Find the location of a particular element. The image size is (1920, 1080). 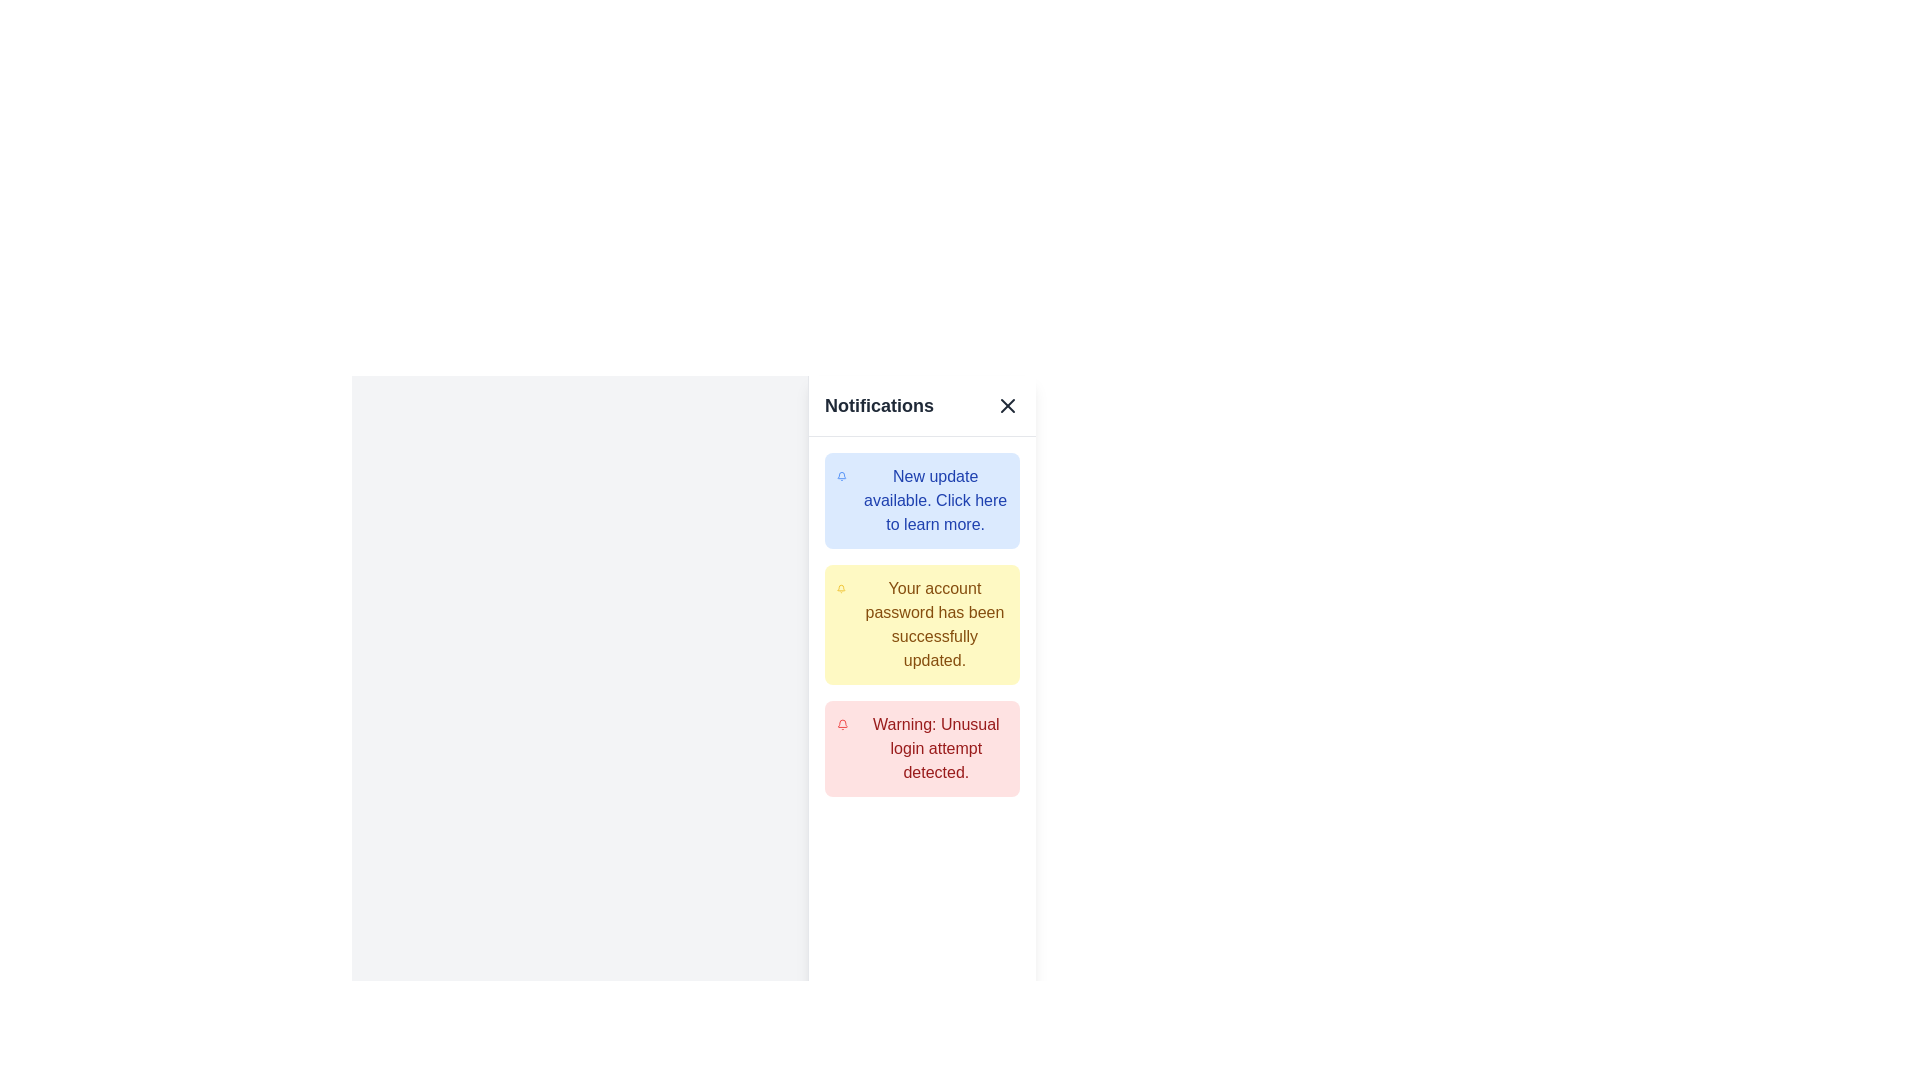

the first notification card component that displays an informational message to the user, located at the top of the vertical list of notifications is located at coordinates (921, 500).